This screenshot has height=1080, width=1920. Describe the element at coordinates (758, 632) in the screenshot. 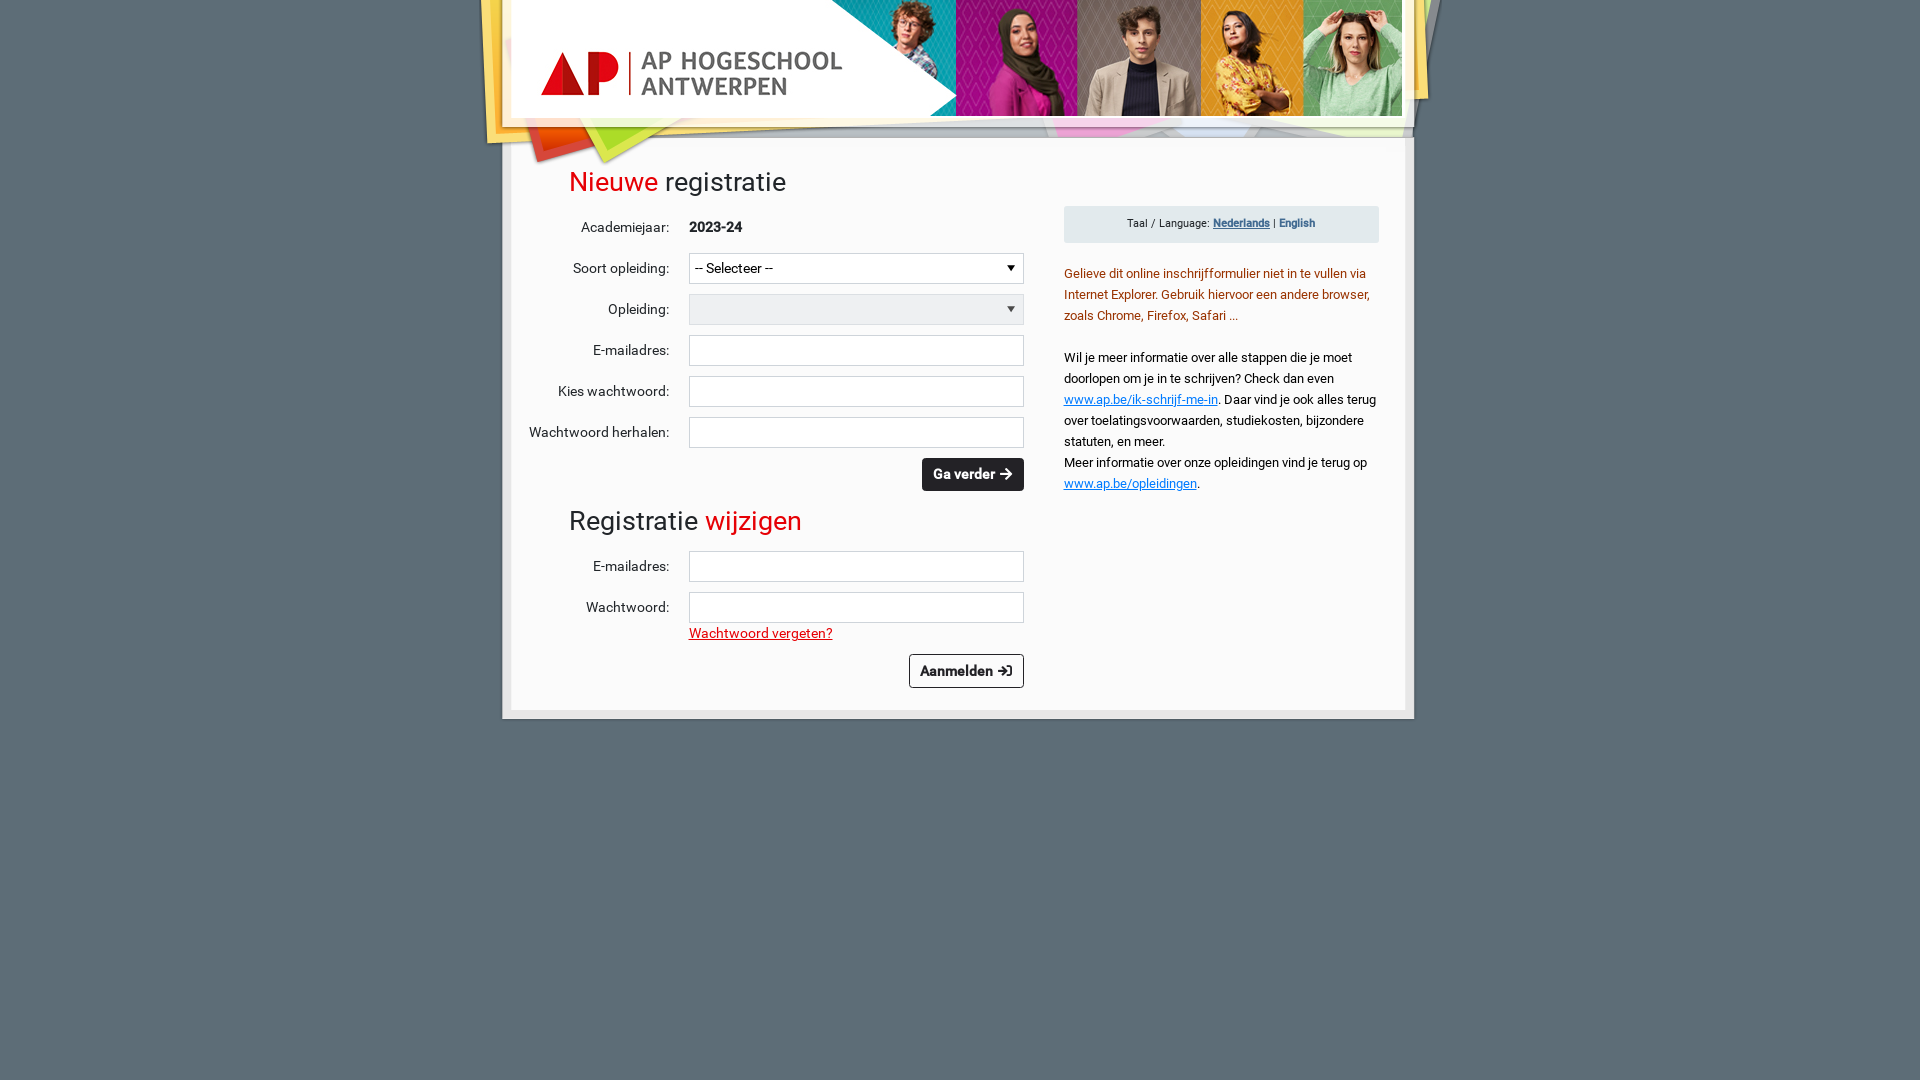

I see `'Wachtwoord vergeten?'` at that location.